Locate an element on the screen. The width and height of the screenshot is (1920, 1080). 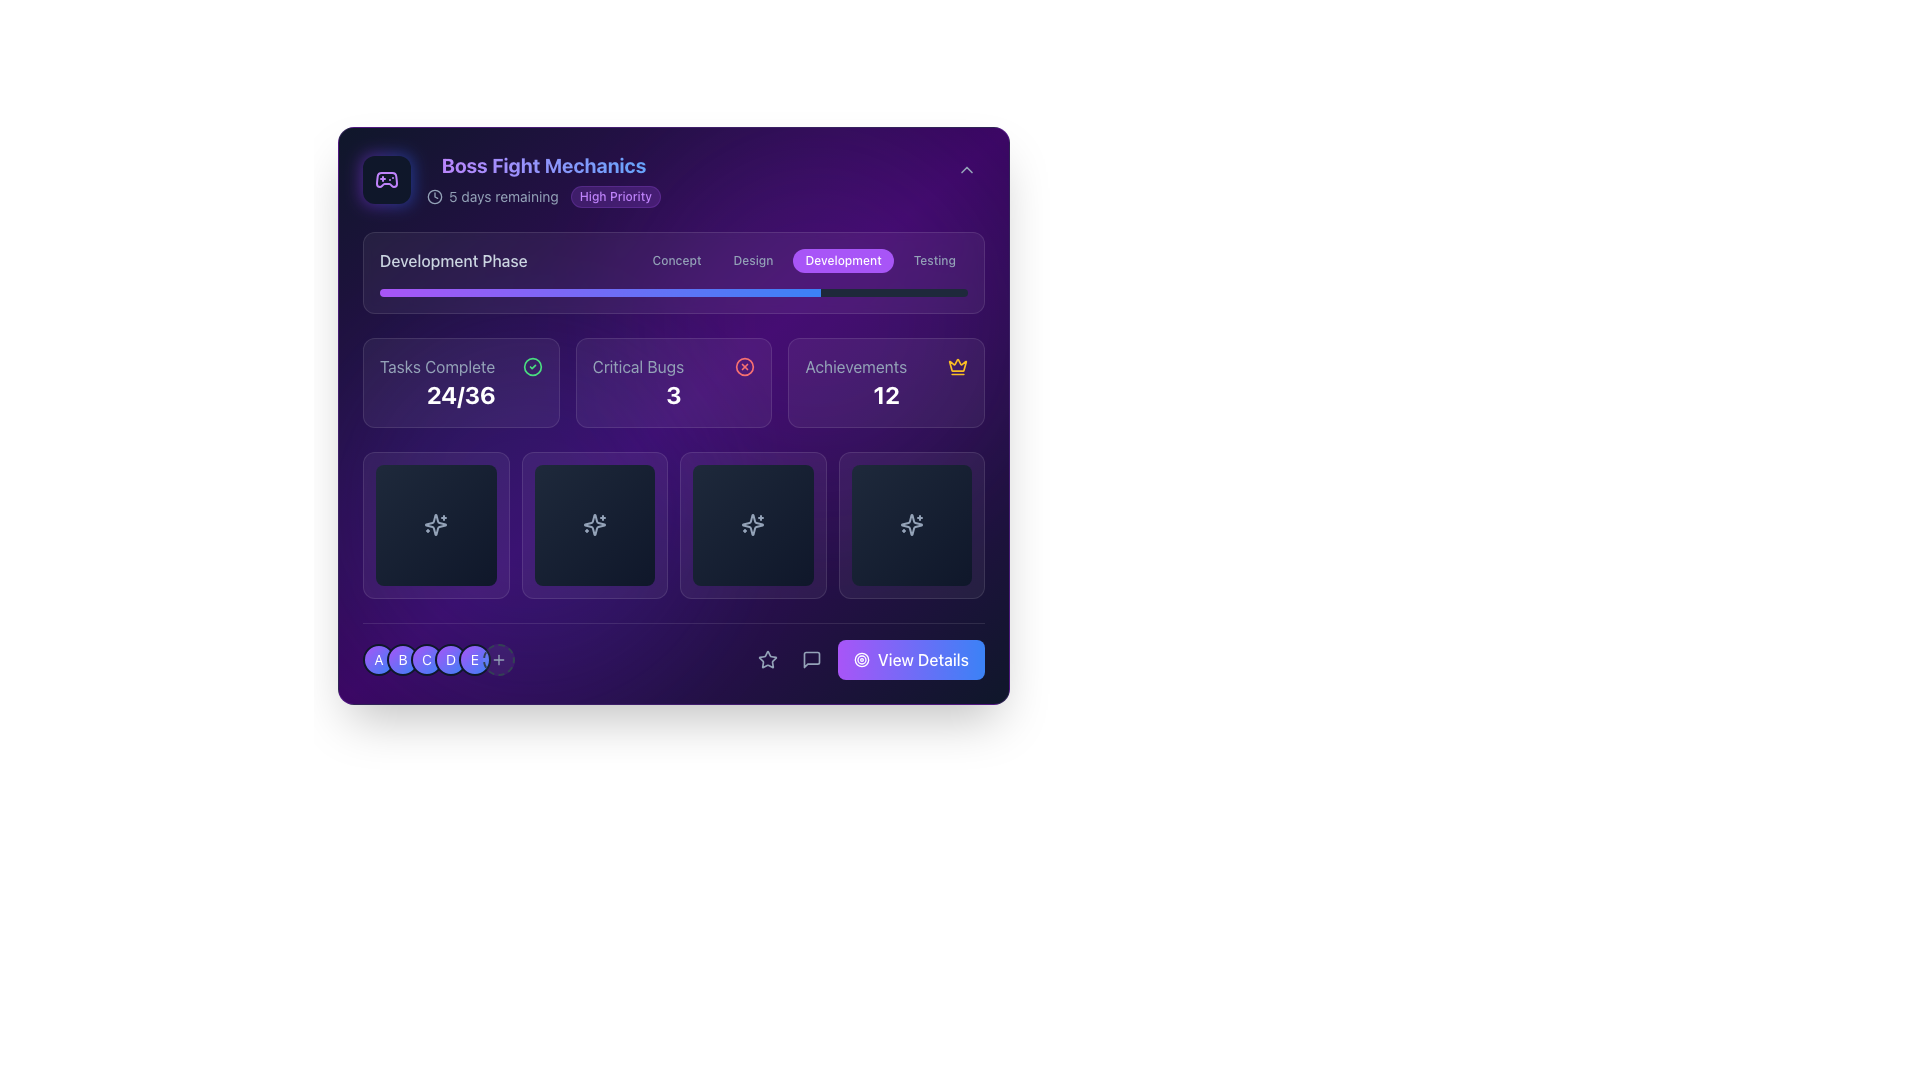
the prominent rounded rectangle button labeled 'Development' with a purple background is located at coordinates (843, 260).